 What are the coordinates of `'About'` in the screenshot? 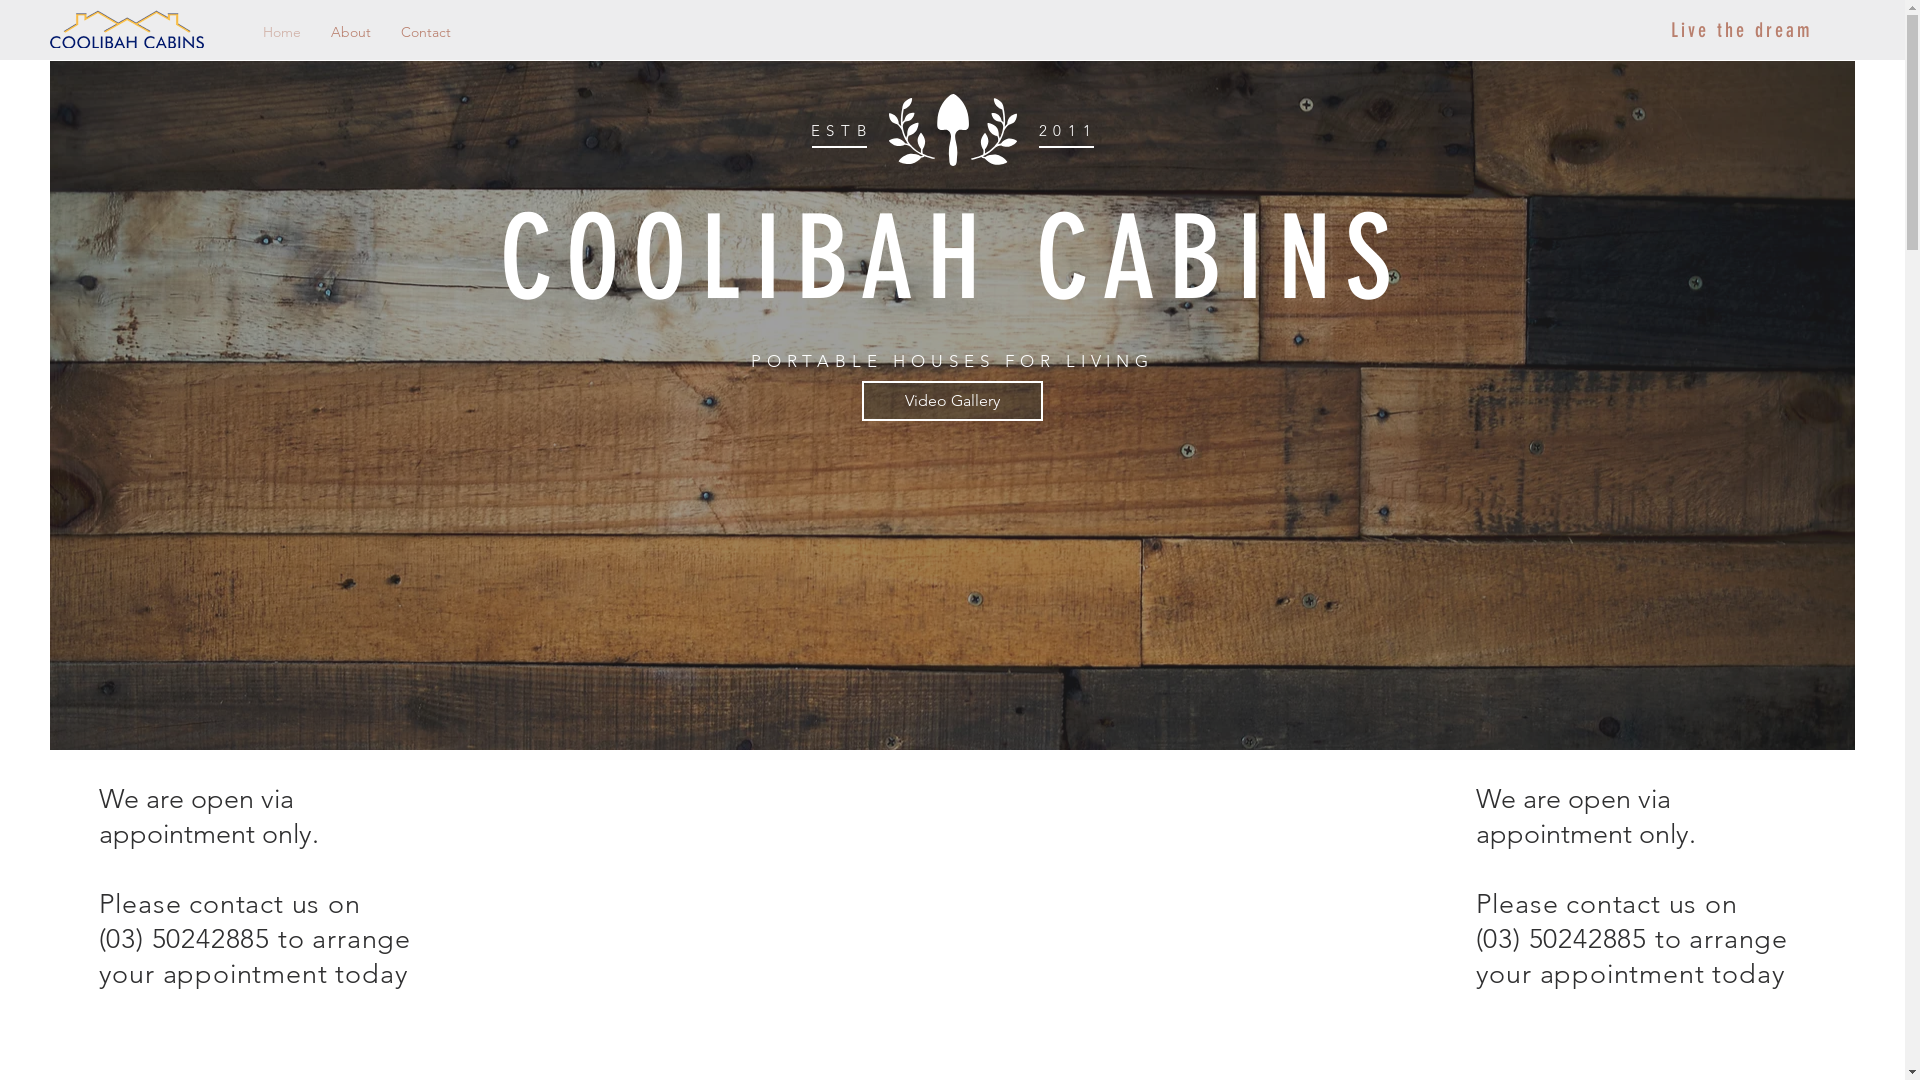 It's located at (350, 31).